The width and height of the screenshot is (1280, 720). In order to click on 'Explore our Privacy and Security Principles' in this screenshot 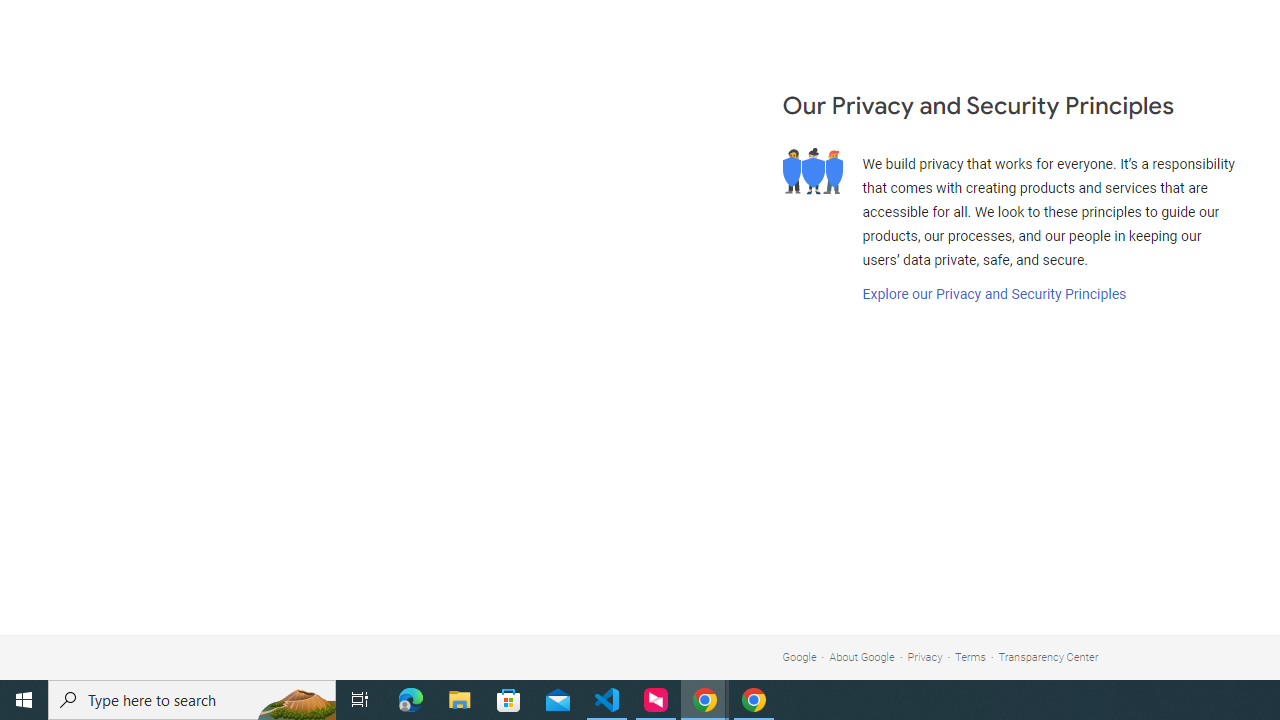, I will do `click(993, 294)`.